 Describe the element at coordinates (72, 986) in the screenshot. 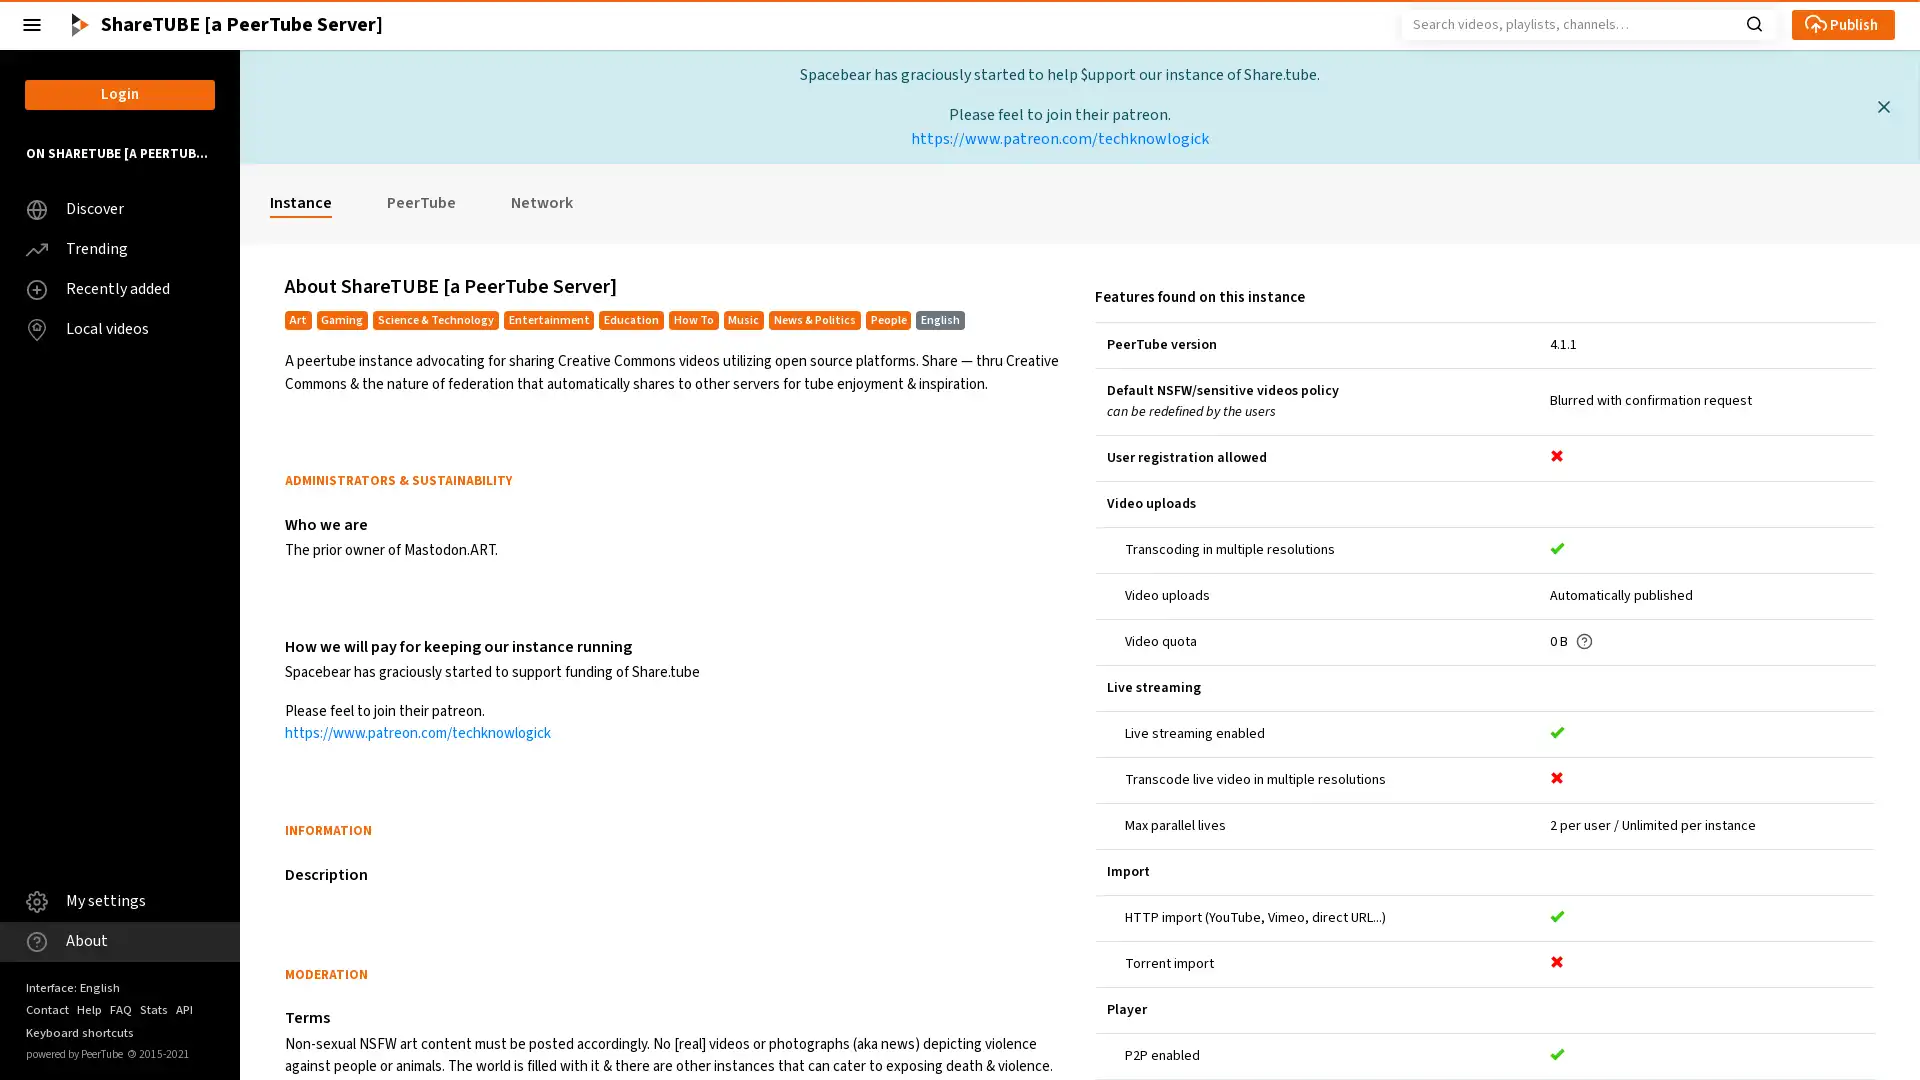

I see `Interface: English` at that location.